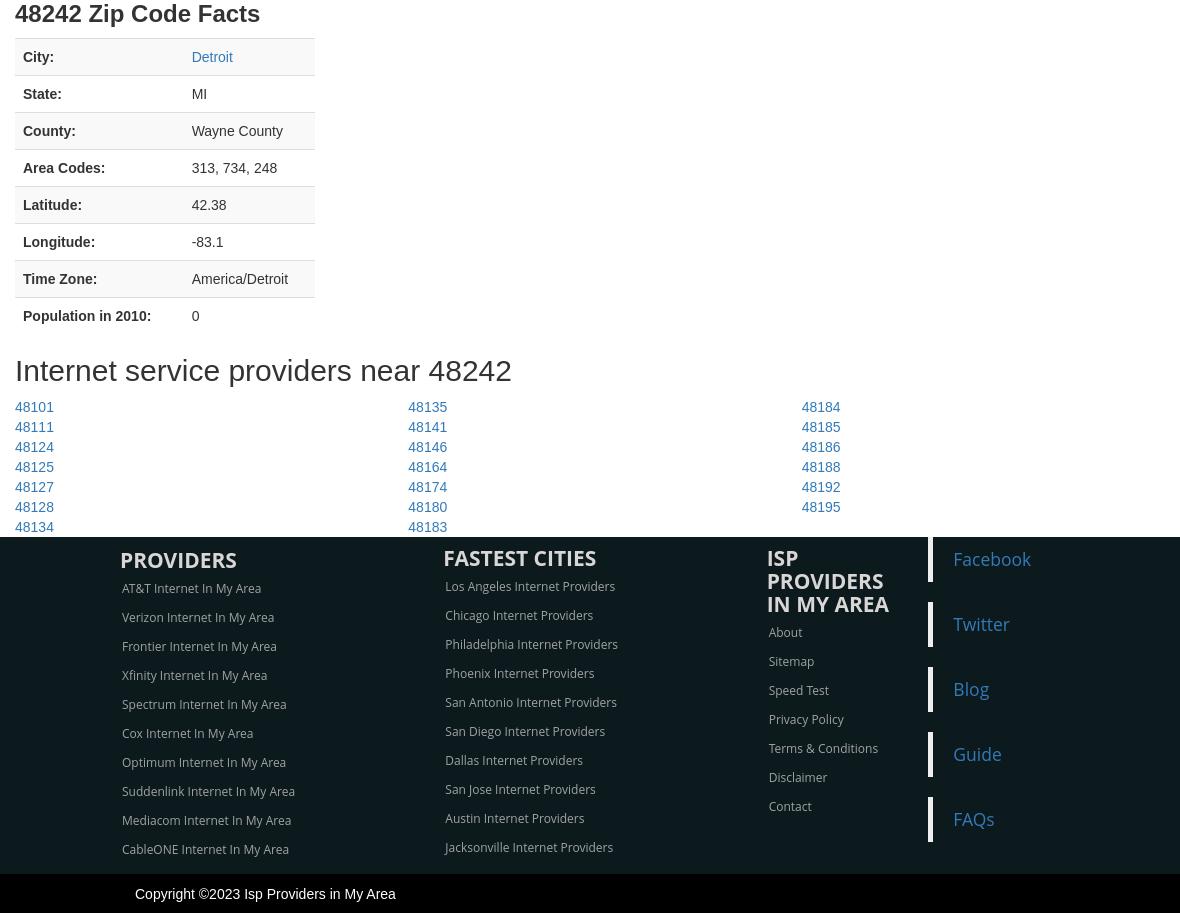 The height and width of the screenshot is (913, 1180). I want to click on '48184', so click(820, 405).